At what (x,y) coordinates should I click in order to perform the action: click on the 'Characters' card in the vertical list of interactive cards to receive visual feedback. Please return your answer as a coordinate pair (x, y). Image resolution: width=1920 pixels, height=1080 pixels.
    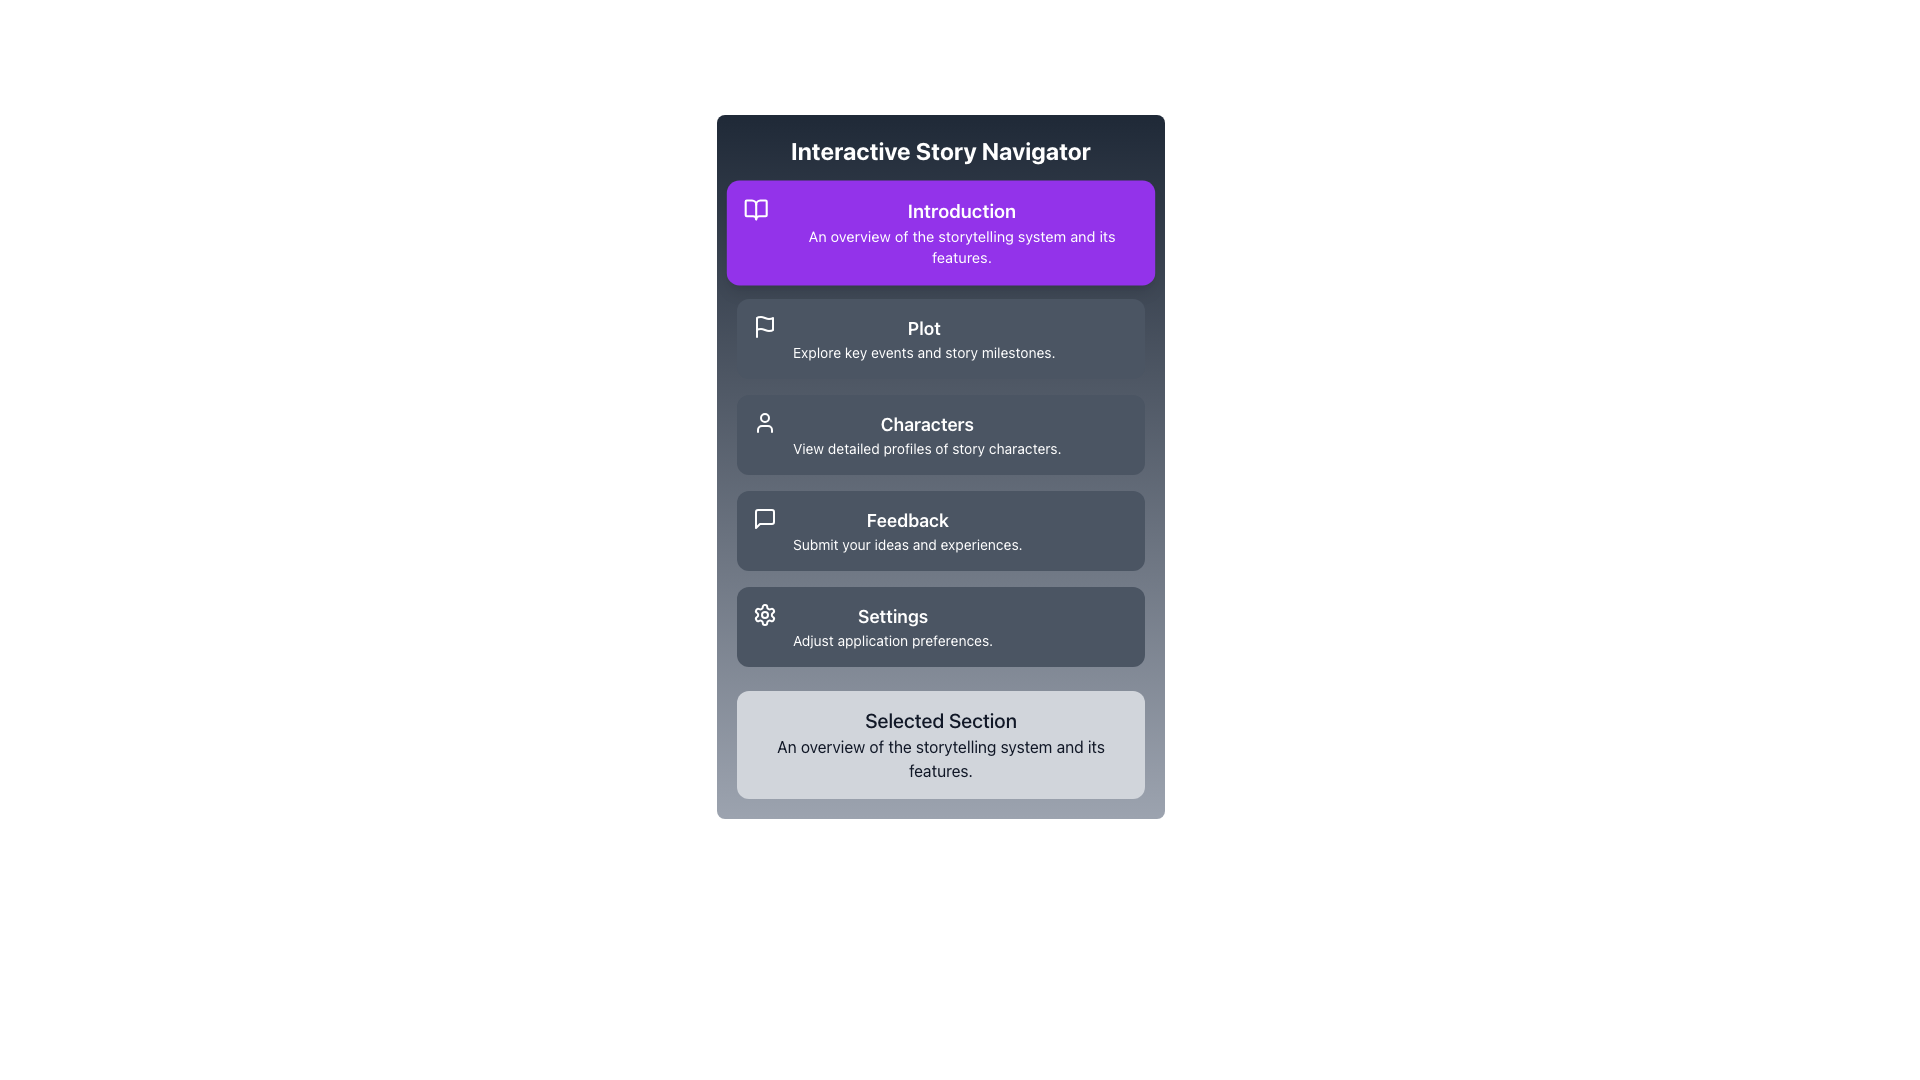
    Looking at the image, I should click on (939, 423).